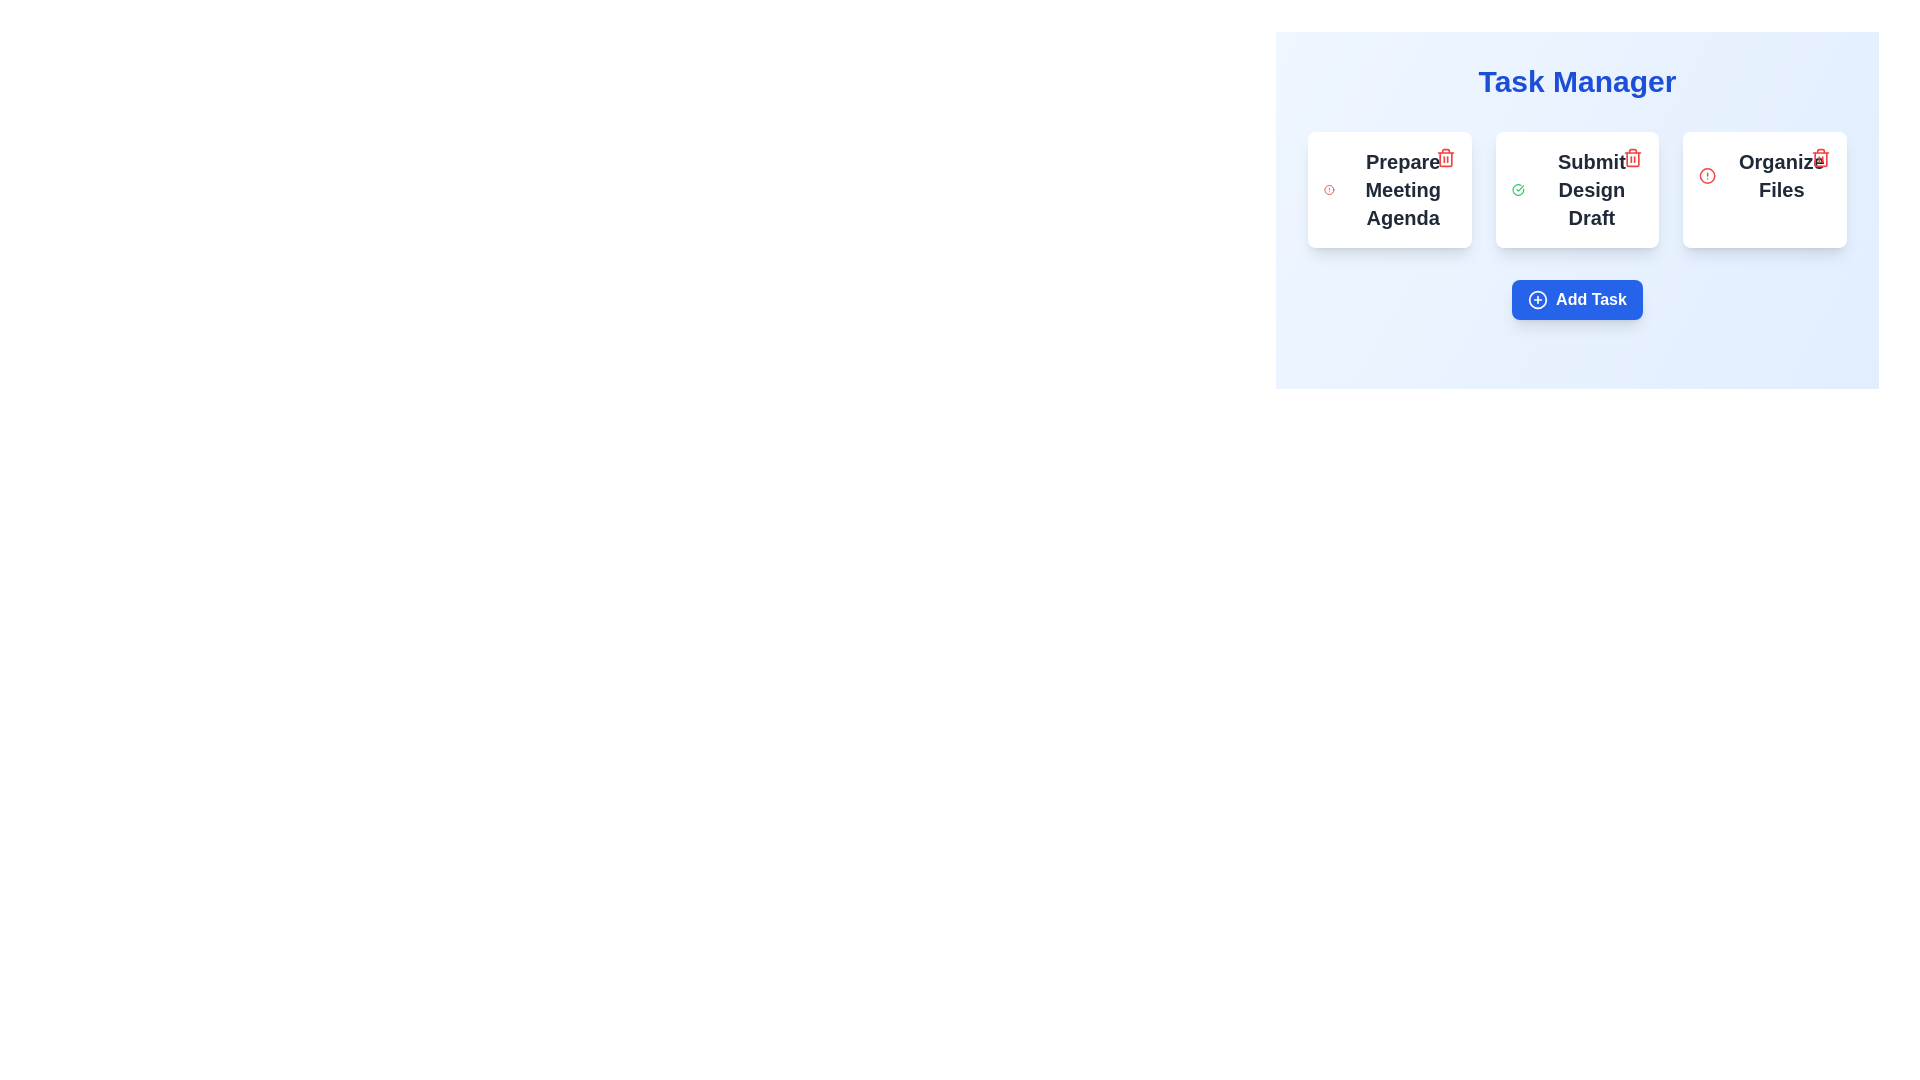 This screenshot has width=1920, height=1080. Describe the element at coordinates (1707, 175) in the screenshot. I see `the circular alert icon with a red border located within the 'Prepare Meeting Agenda' task card in the top-left corner of the task manager interface` at that location.